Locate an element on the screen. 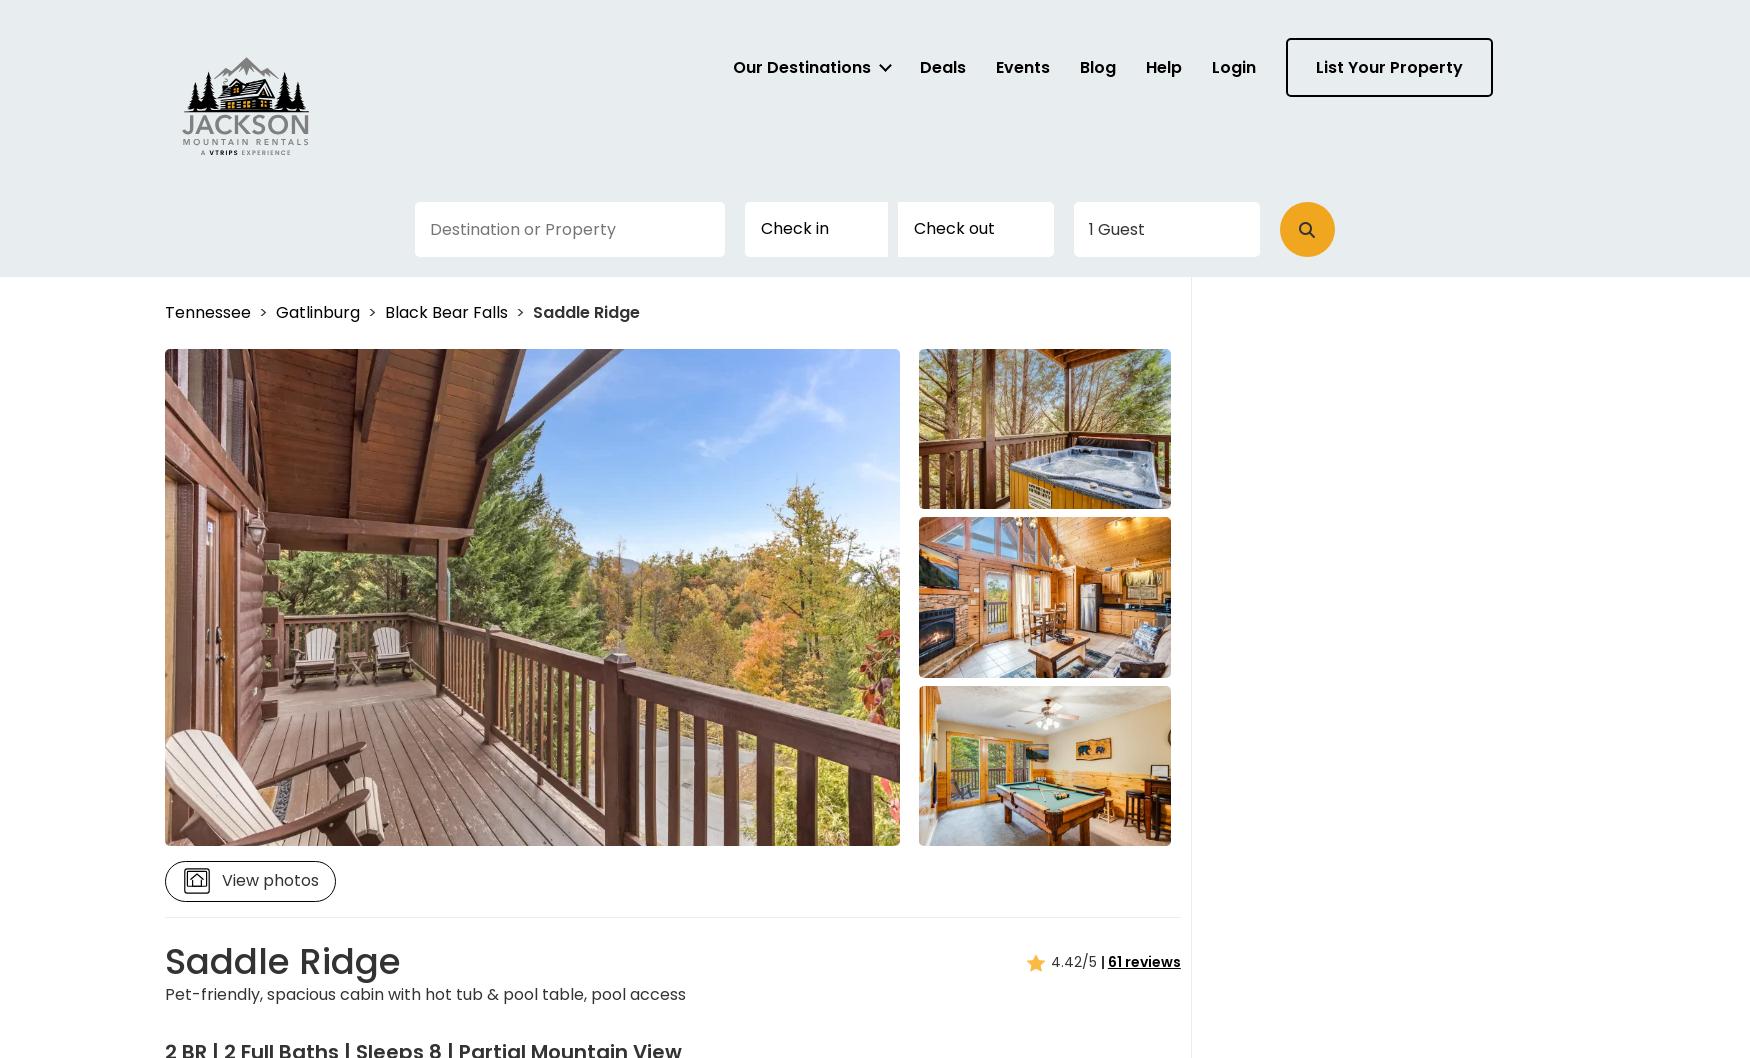 The height and width of the screenshot is (1058, 1750). 'Terms of Use' is located at coordinates (868, 383).